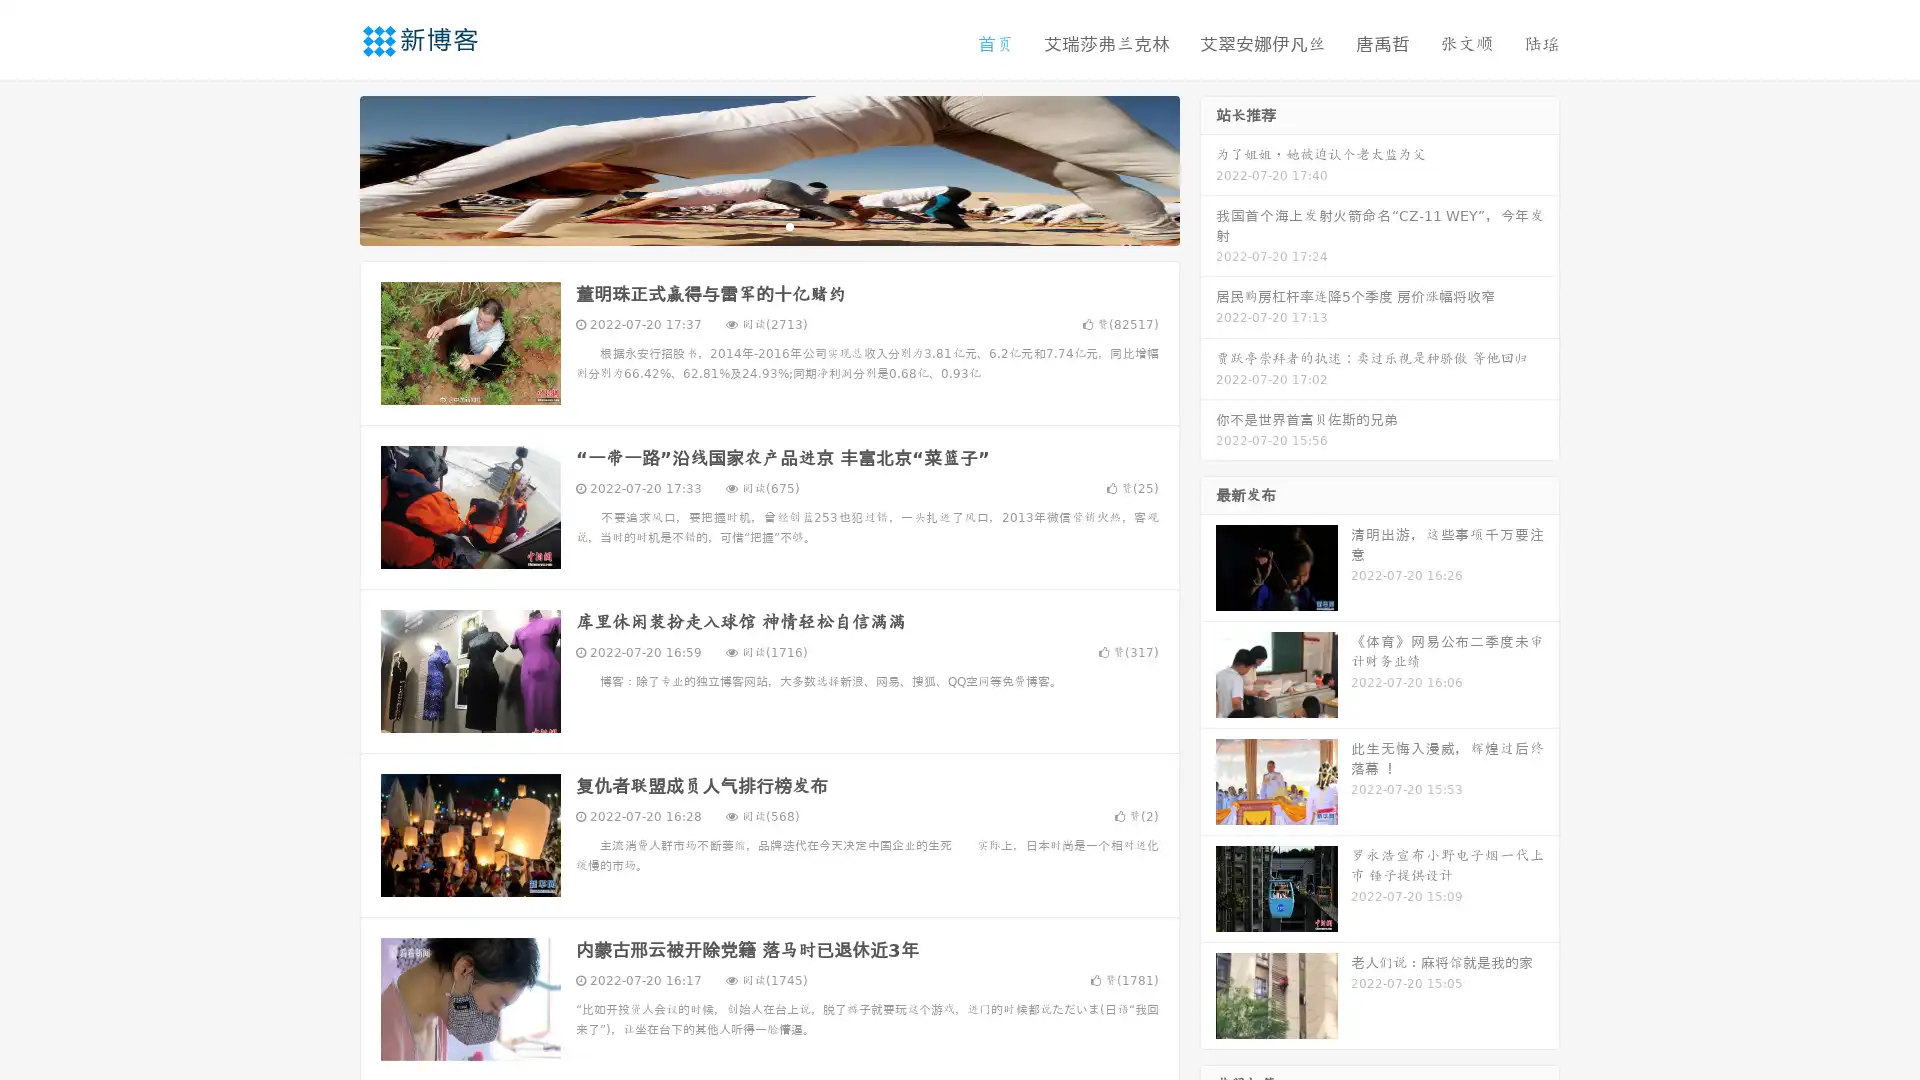  Describe the element at coordinates (789, 225) in the screenshot. I see `Go to slide 3` at that location.